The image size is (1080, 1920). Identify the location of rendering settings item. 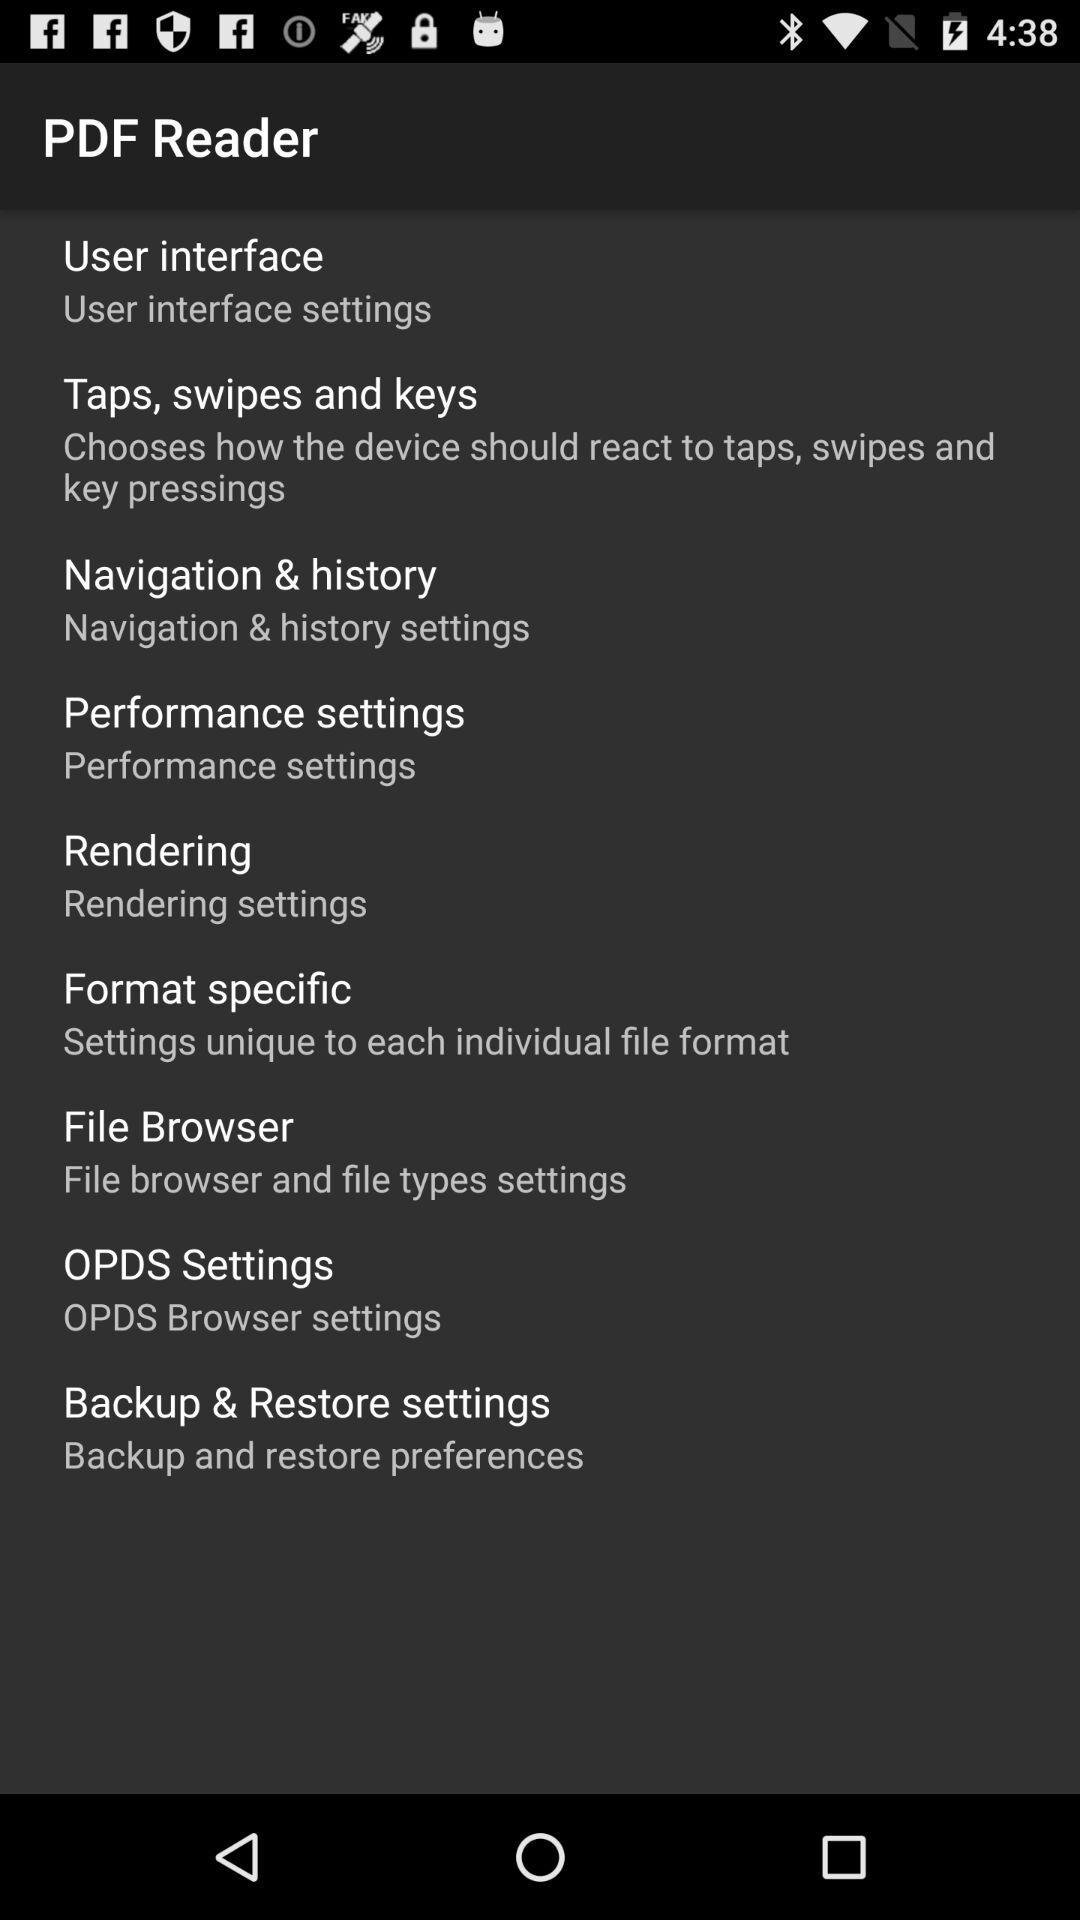
(215, 901).